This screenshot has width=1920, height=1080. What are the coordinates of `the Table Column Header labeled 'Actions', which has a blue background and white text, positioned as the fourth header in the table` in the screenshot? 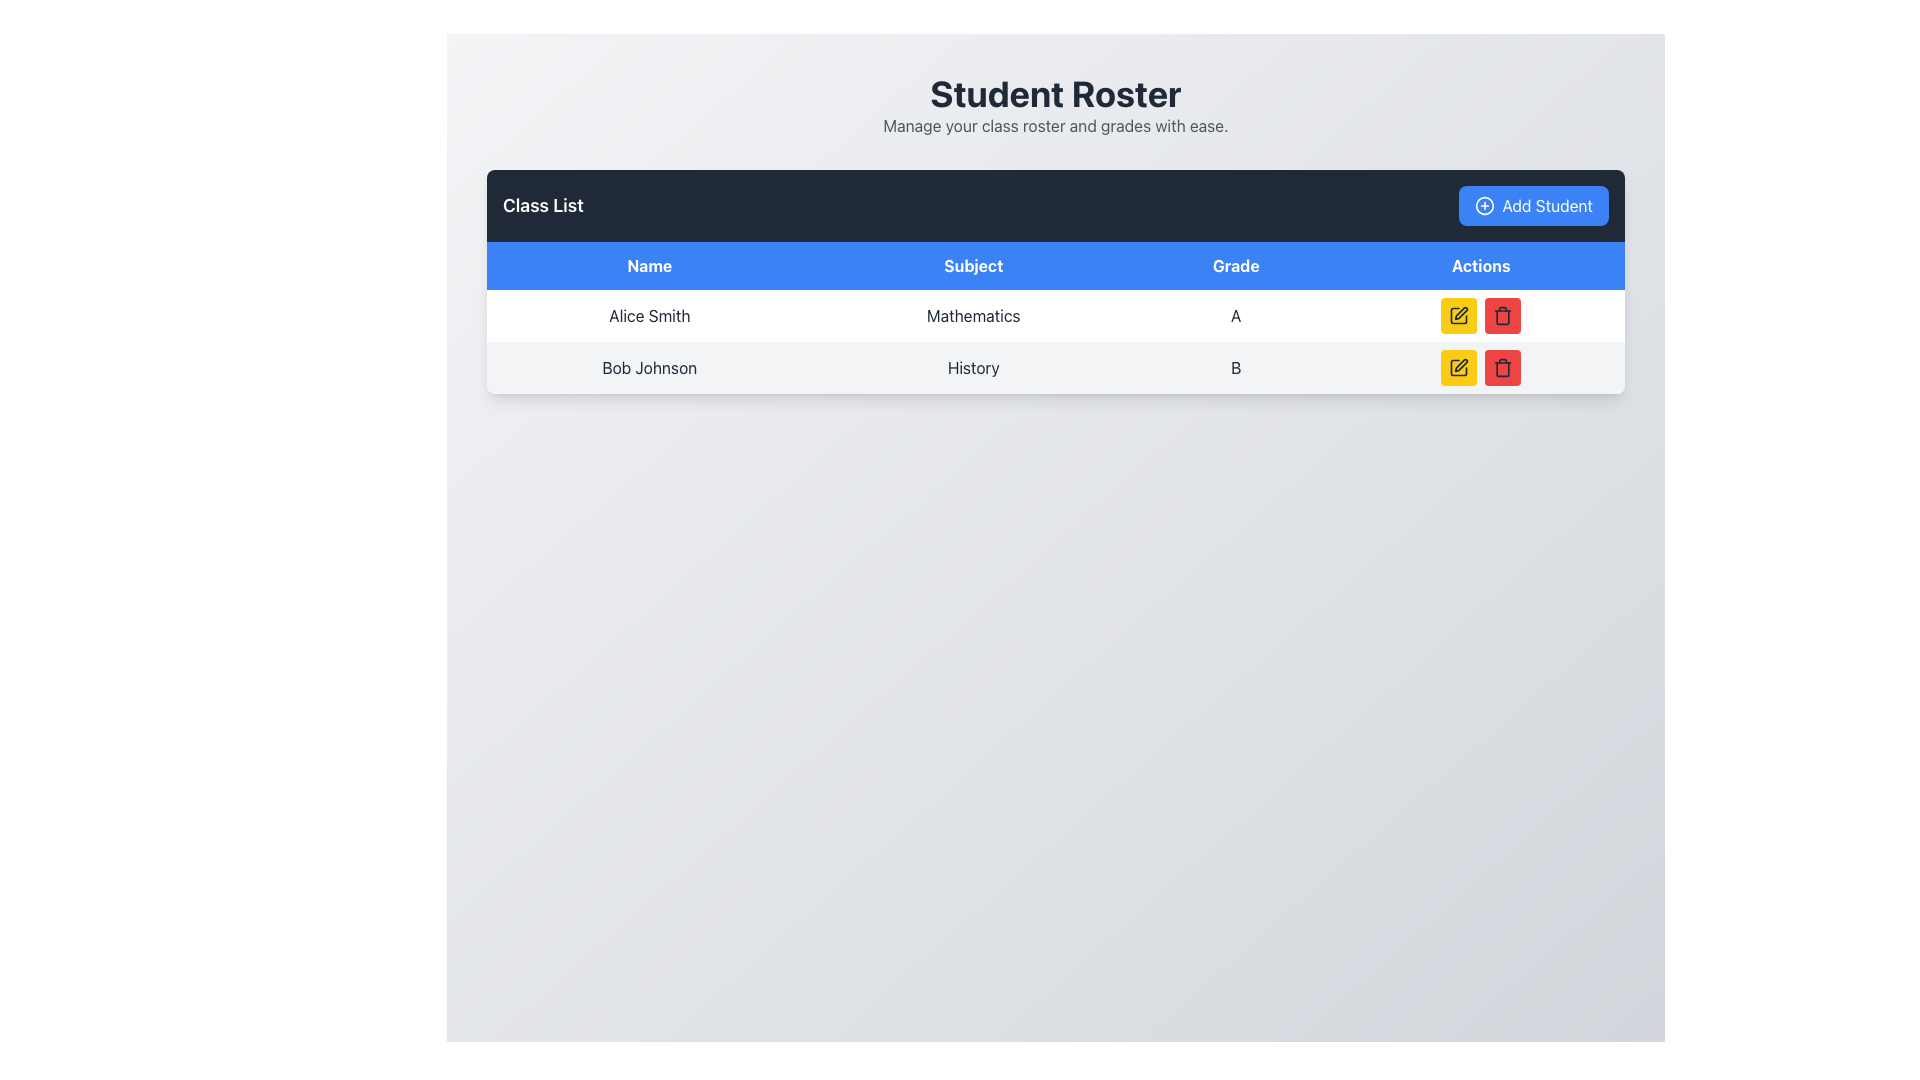 It's located at (1481, 265).